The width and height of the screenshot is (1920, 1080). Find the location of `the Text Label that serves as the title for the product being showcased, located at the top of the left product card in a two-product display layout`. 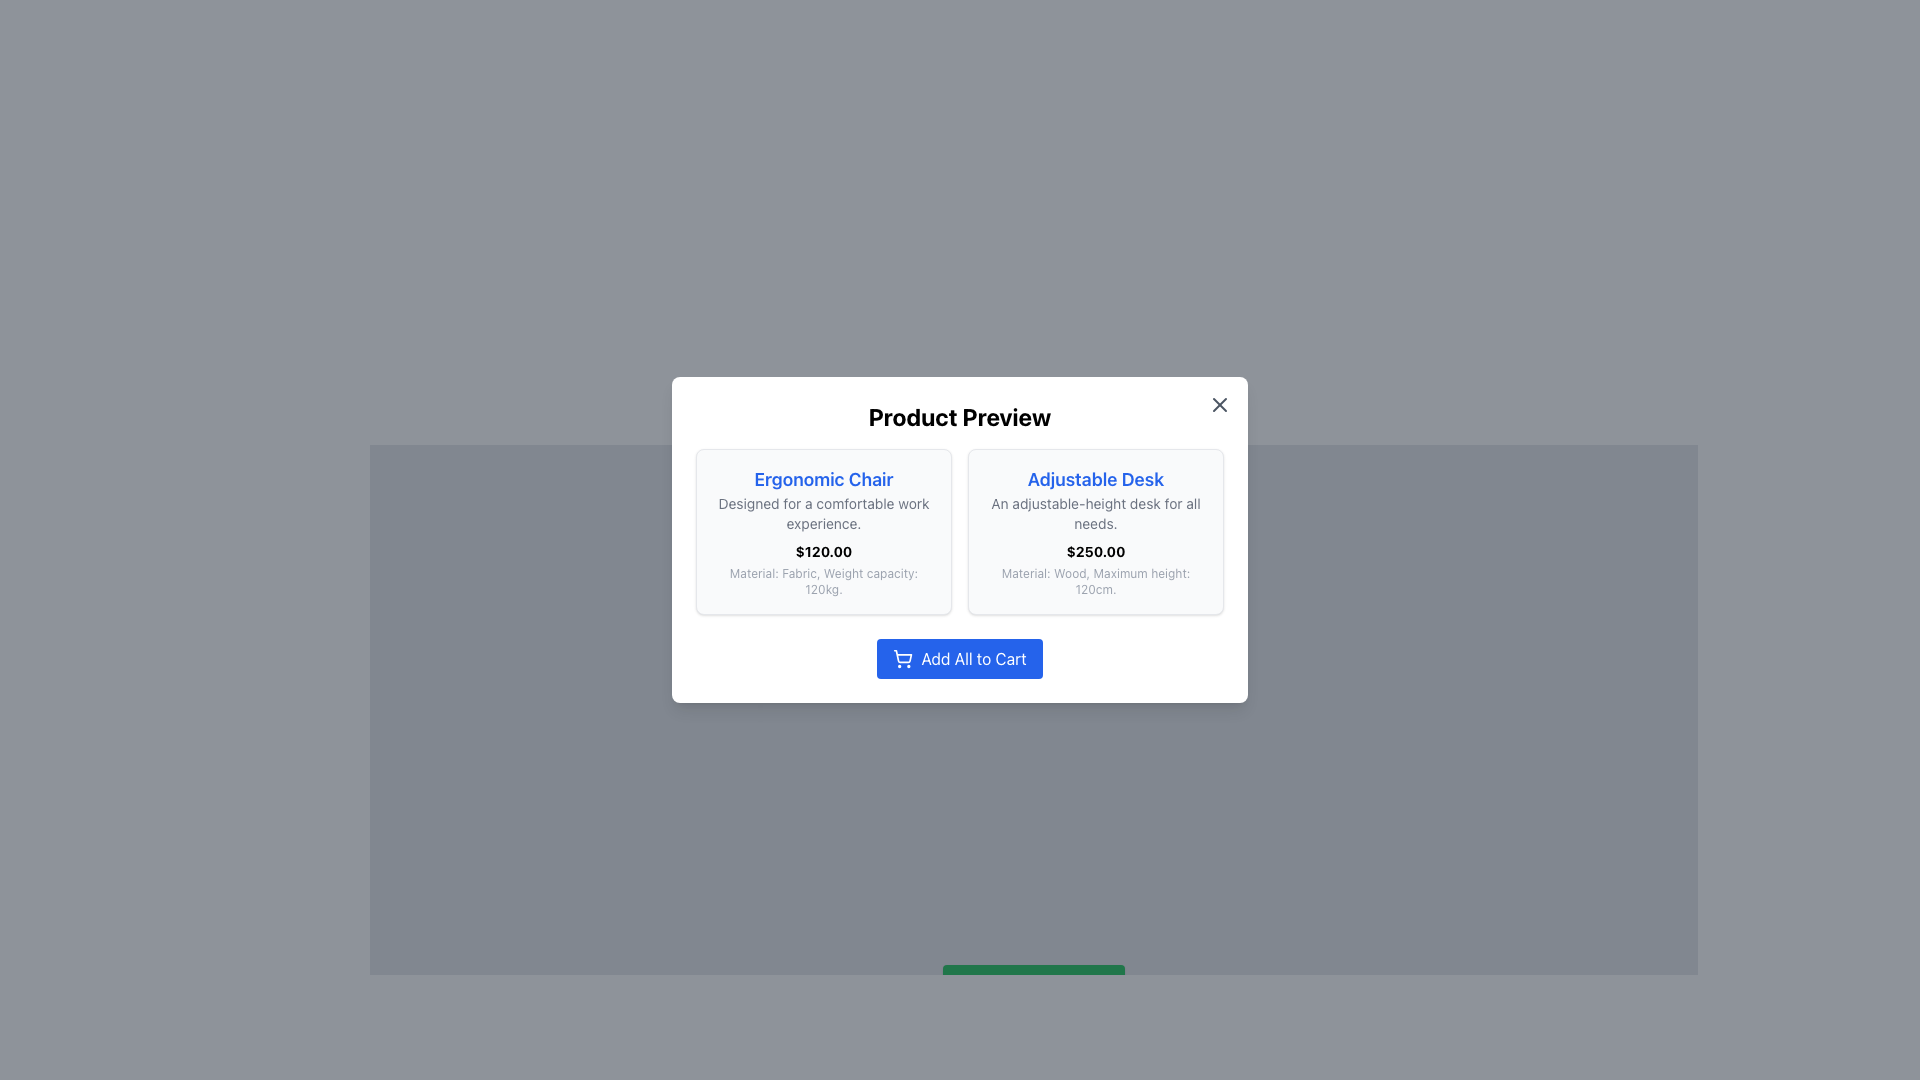

the Text Label that serves as the title for the product being showcased, located at the top of the left product card in a two-product display layout is located at coordinates (824, 479).